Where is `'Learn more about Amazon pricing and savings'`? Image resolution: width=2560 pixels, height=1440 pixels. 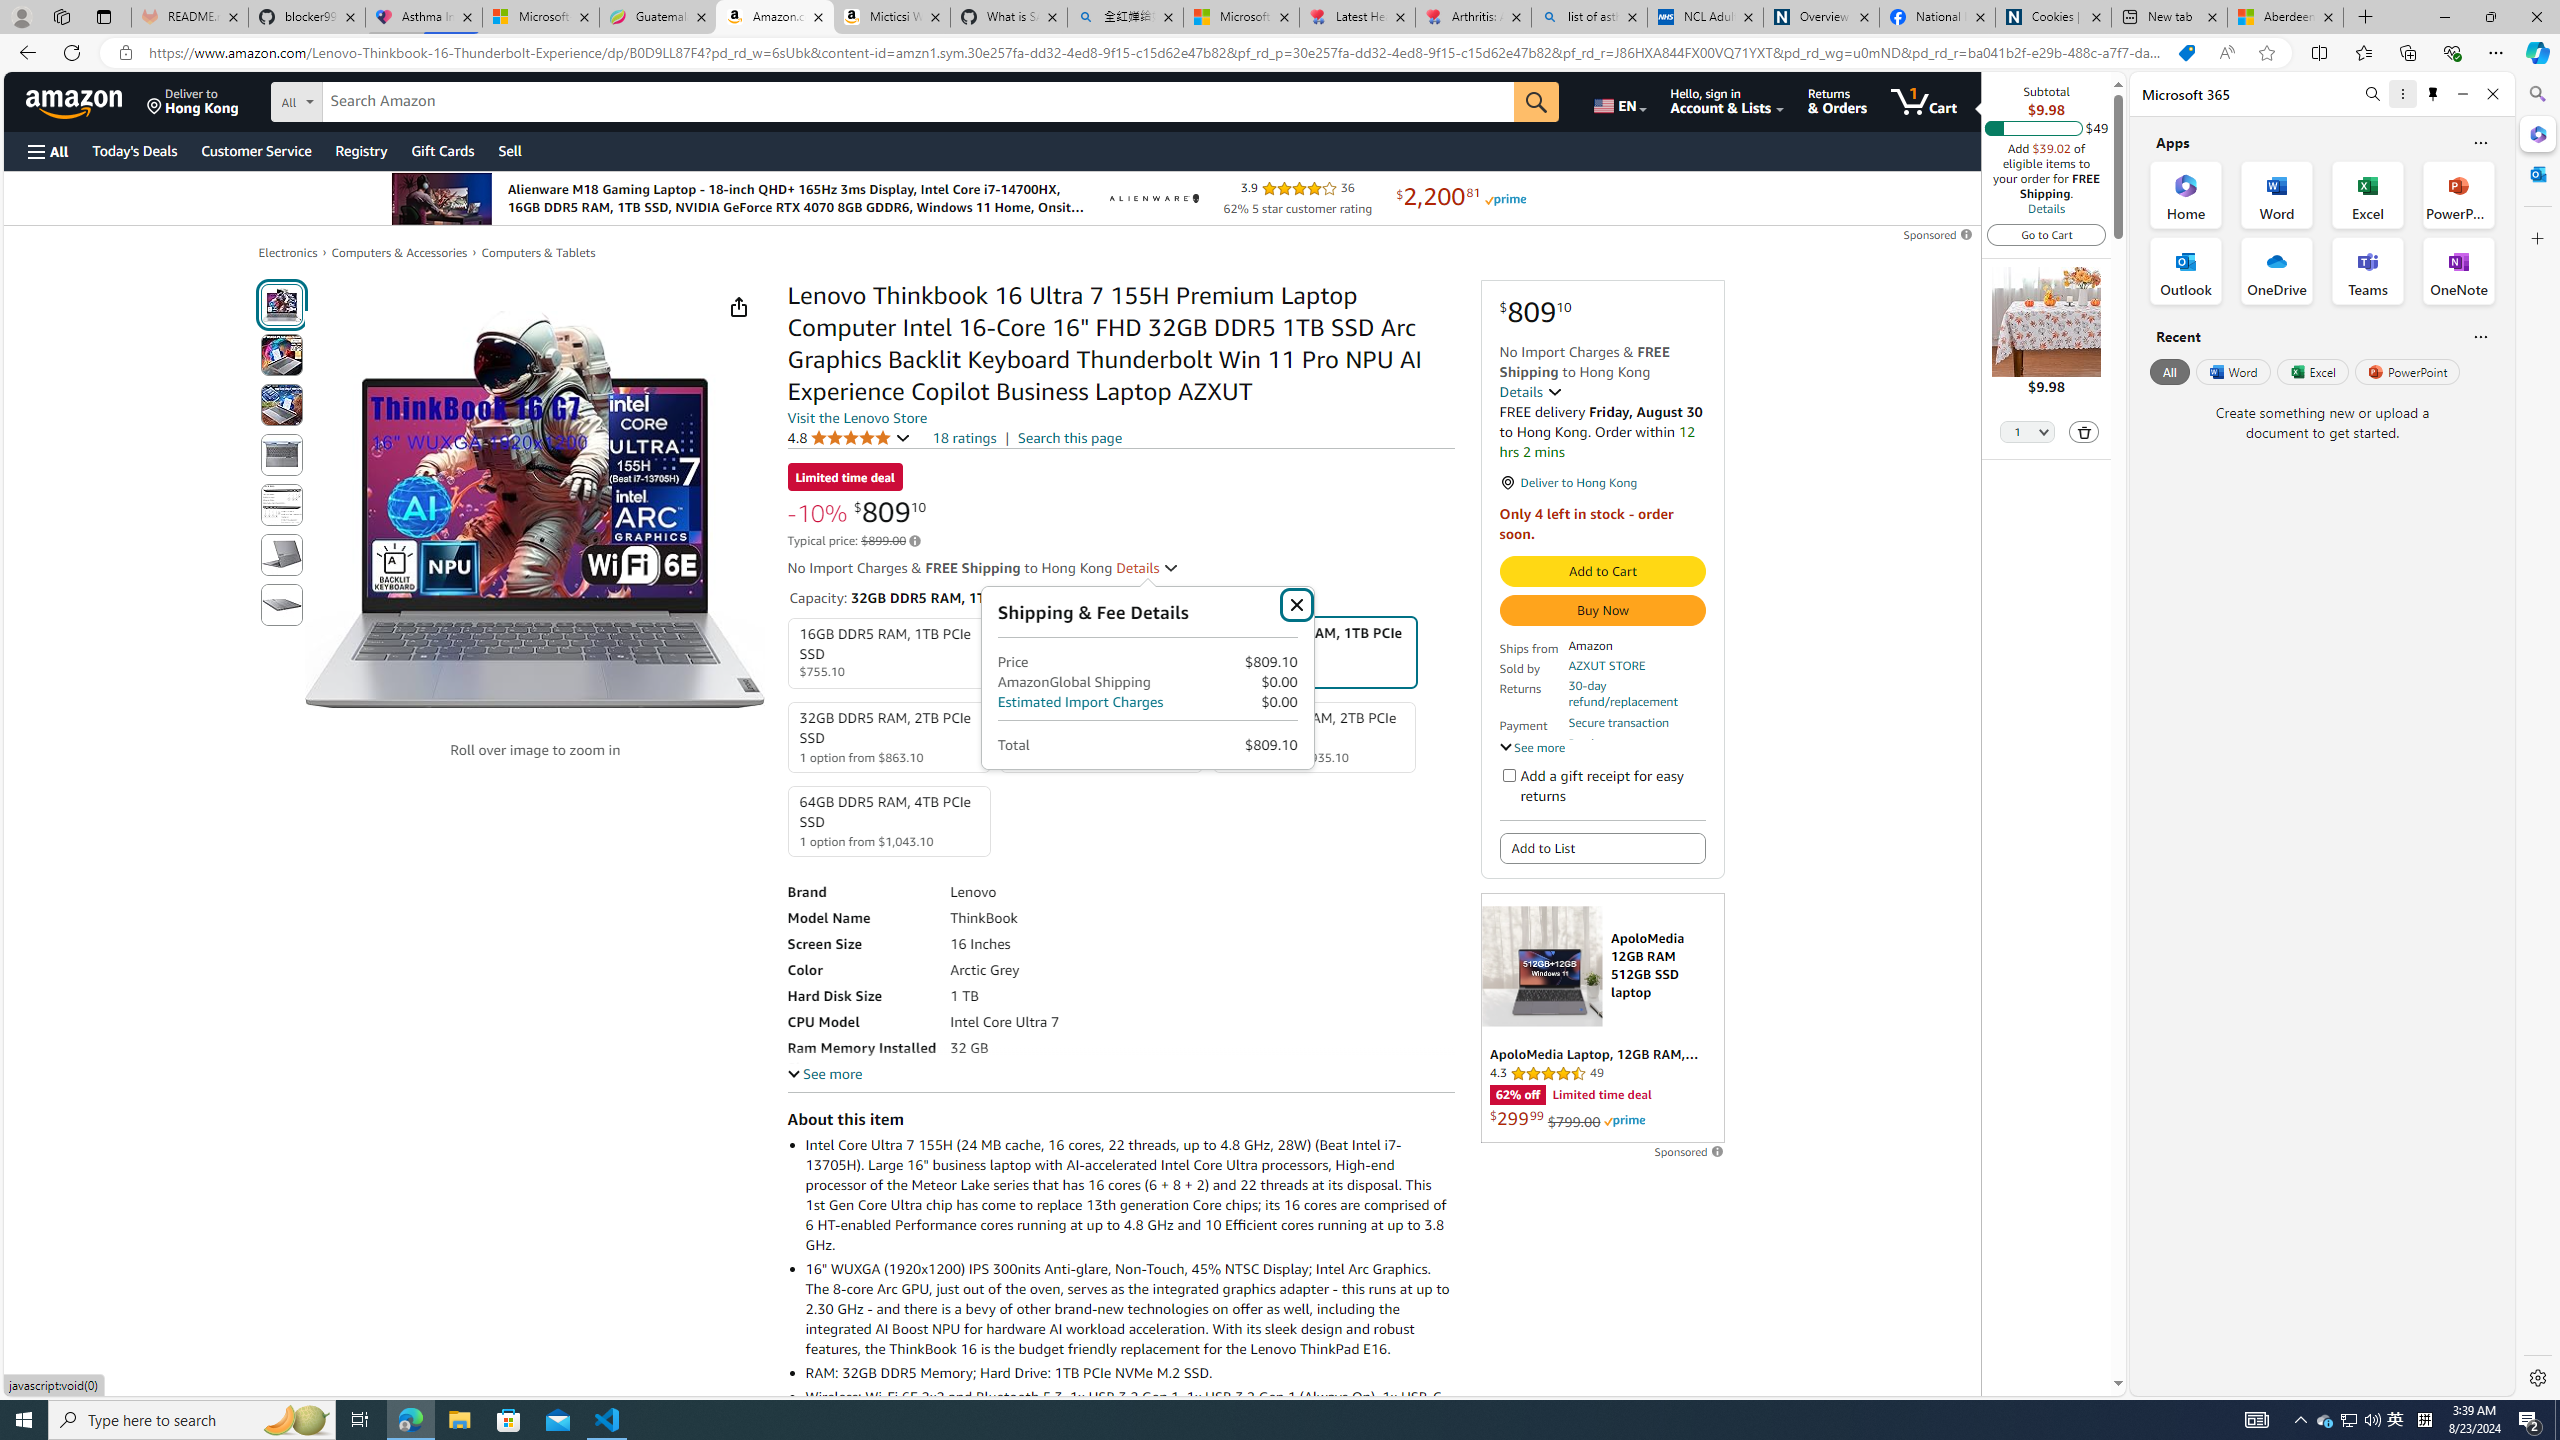
'Learn more about Amazon pricing and savings' is located at coordinates (914, 540).